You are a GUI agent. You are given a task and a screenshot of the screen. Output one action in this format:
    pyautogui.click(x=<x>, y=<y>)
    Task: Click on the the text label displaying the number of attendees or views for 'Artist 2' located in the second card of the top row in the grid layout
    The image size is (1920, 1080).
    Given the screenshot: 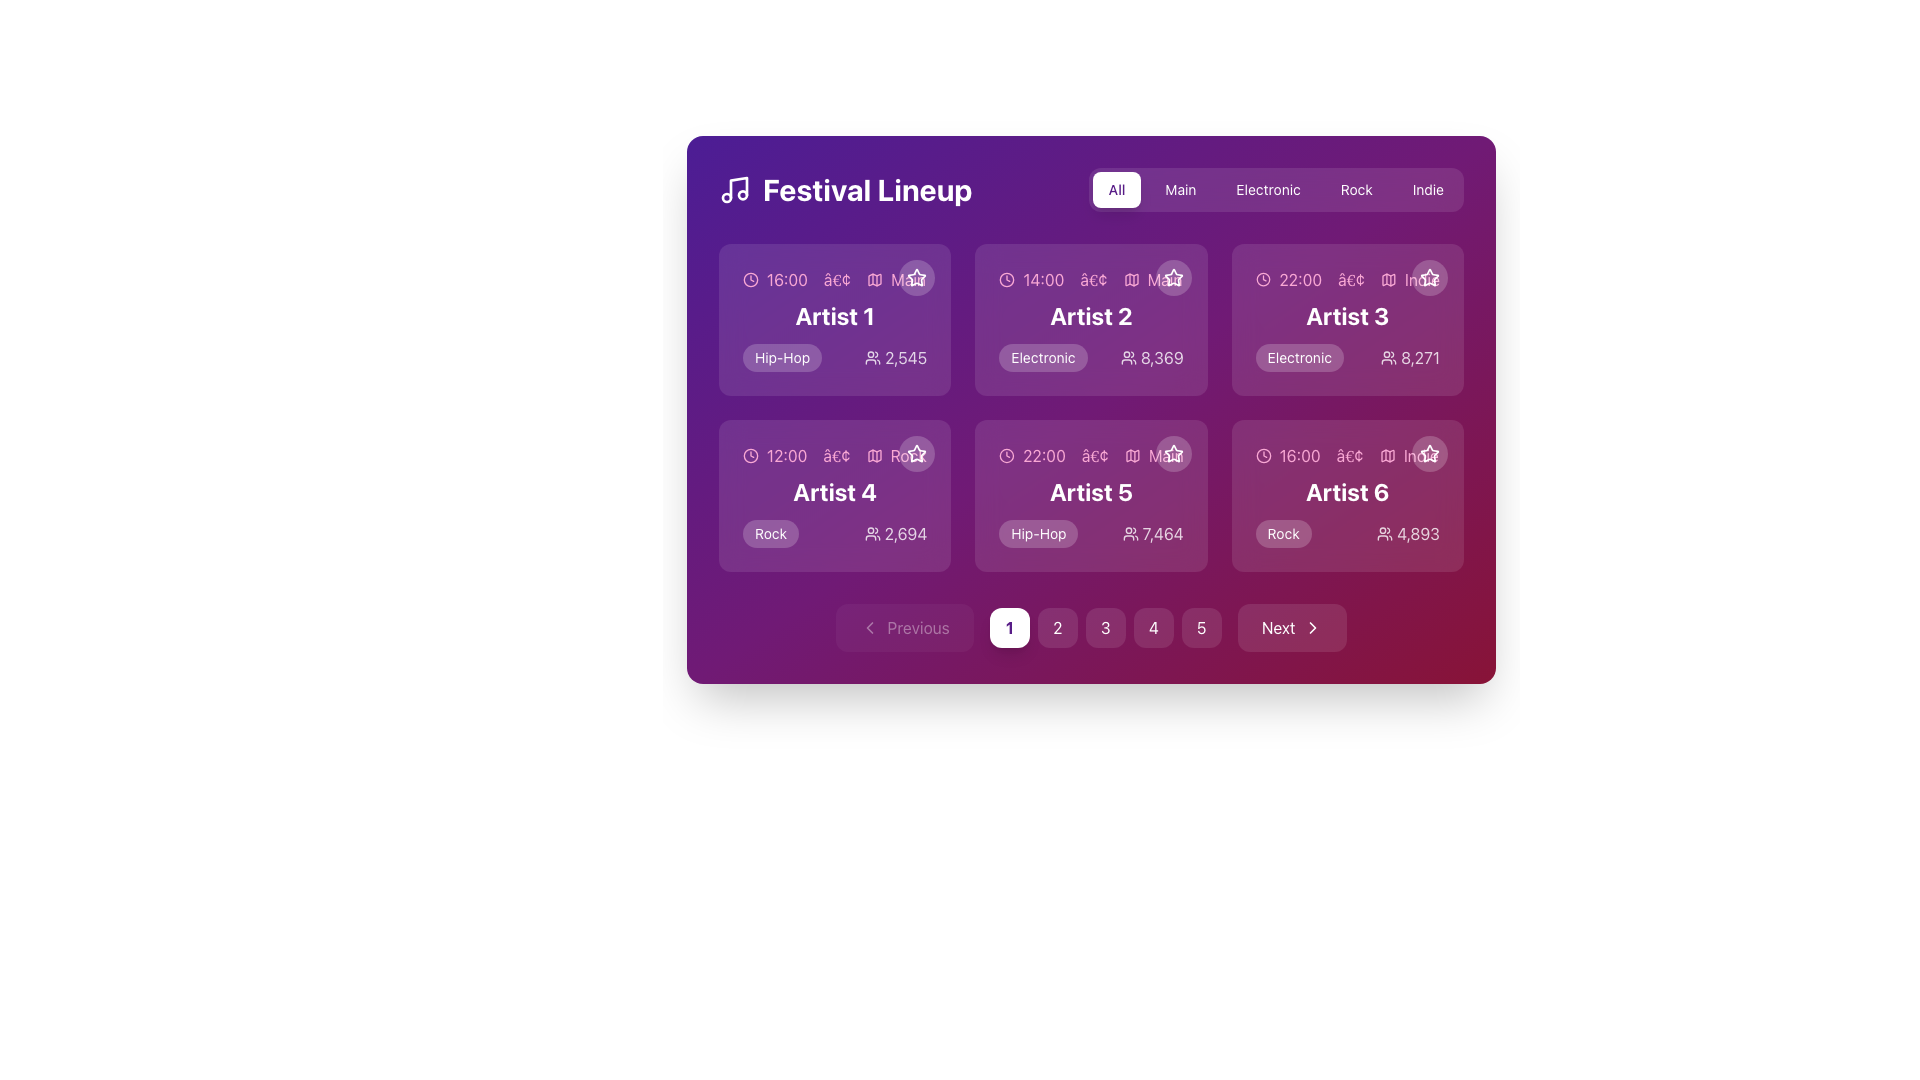 What is the action you would take?
    pyautogui.click(x=1152, y=357)
    